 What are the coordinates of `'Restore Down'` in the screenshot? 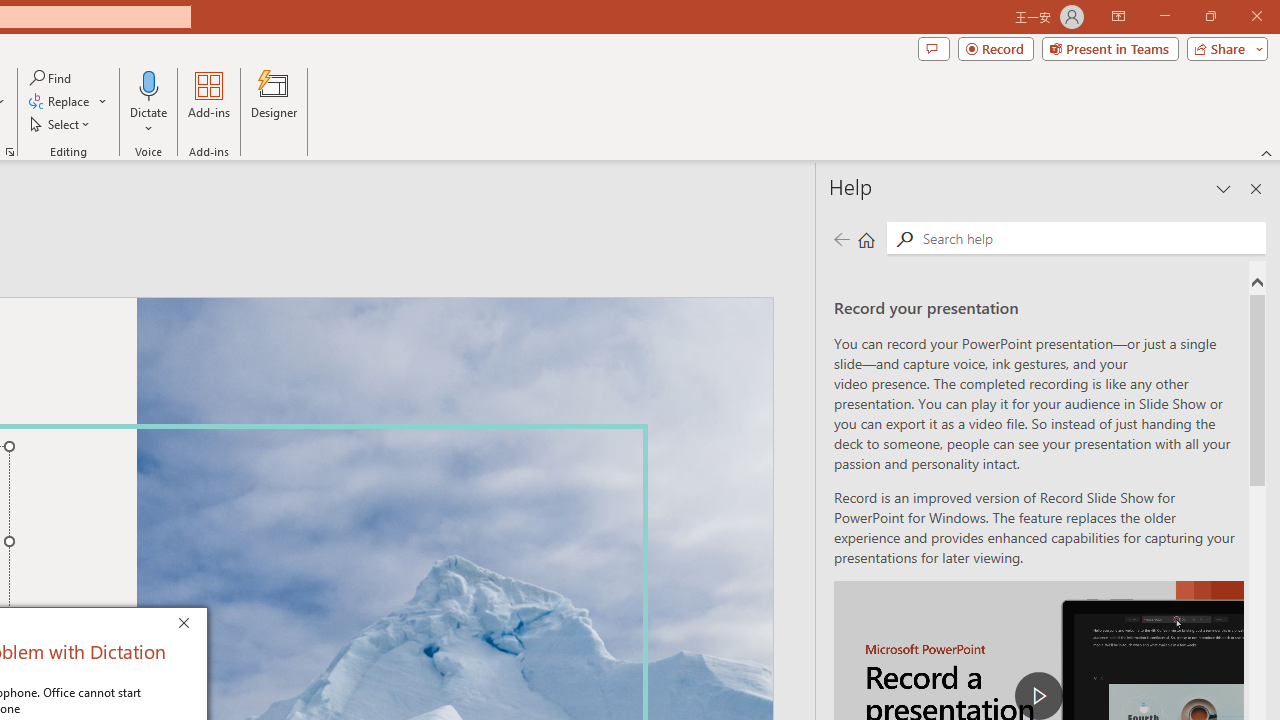 It's located at (1209, 16).